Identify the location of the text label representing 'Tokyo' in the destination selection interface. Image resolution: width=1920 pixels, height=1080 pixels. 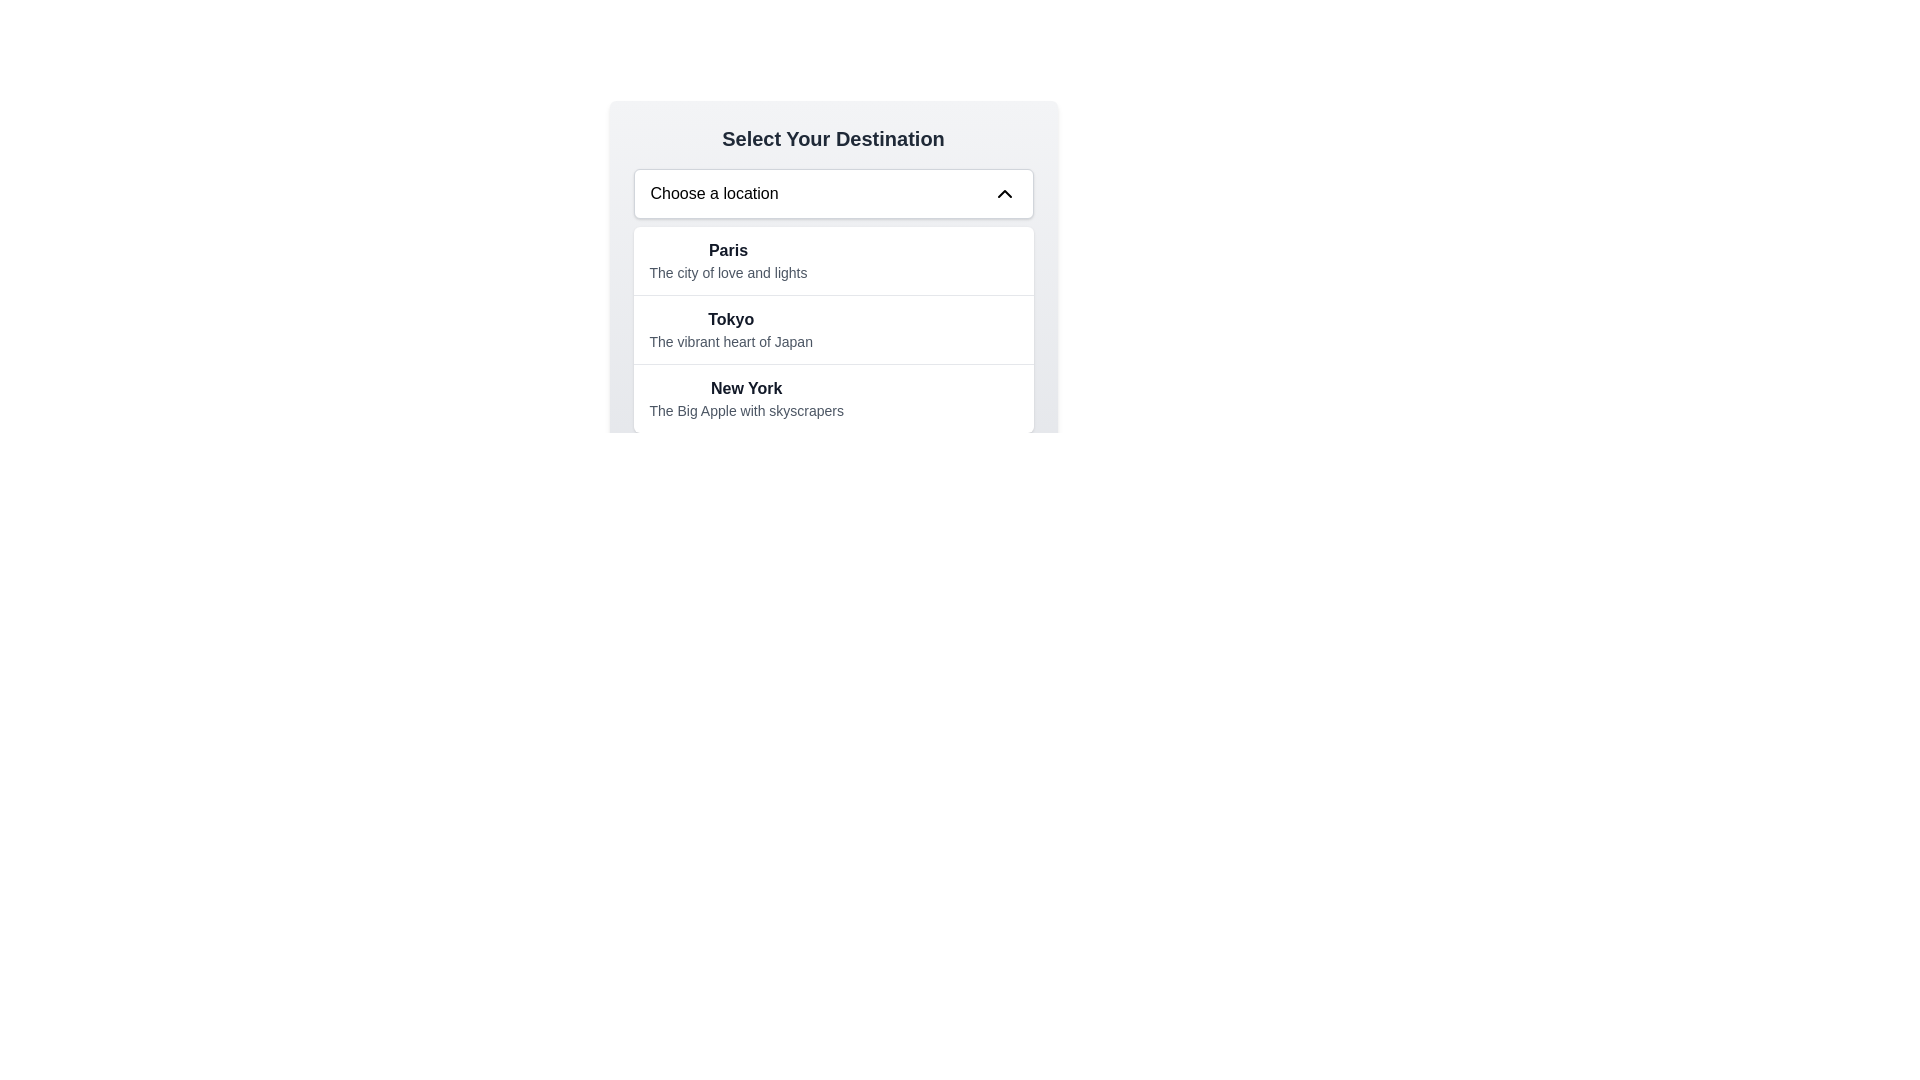
(730, 319).